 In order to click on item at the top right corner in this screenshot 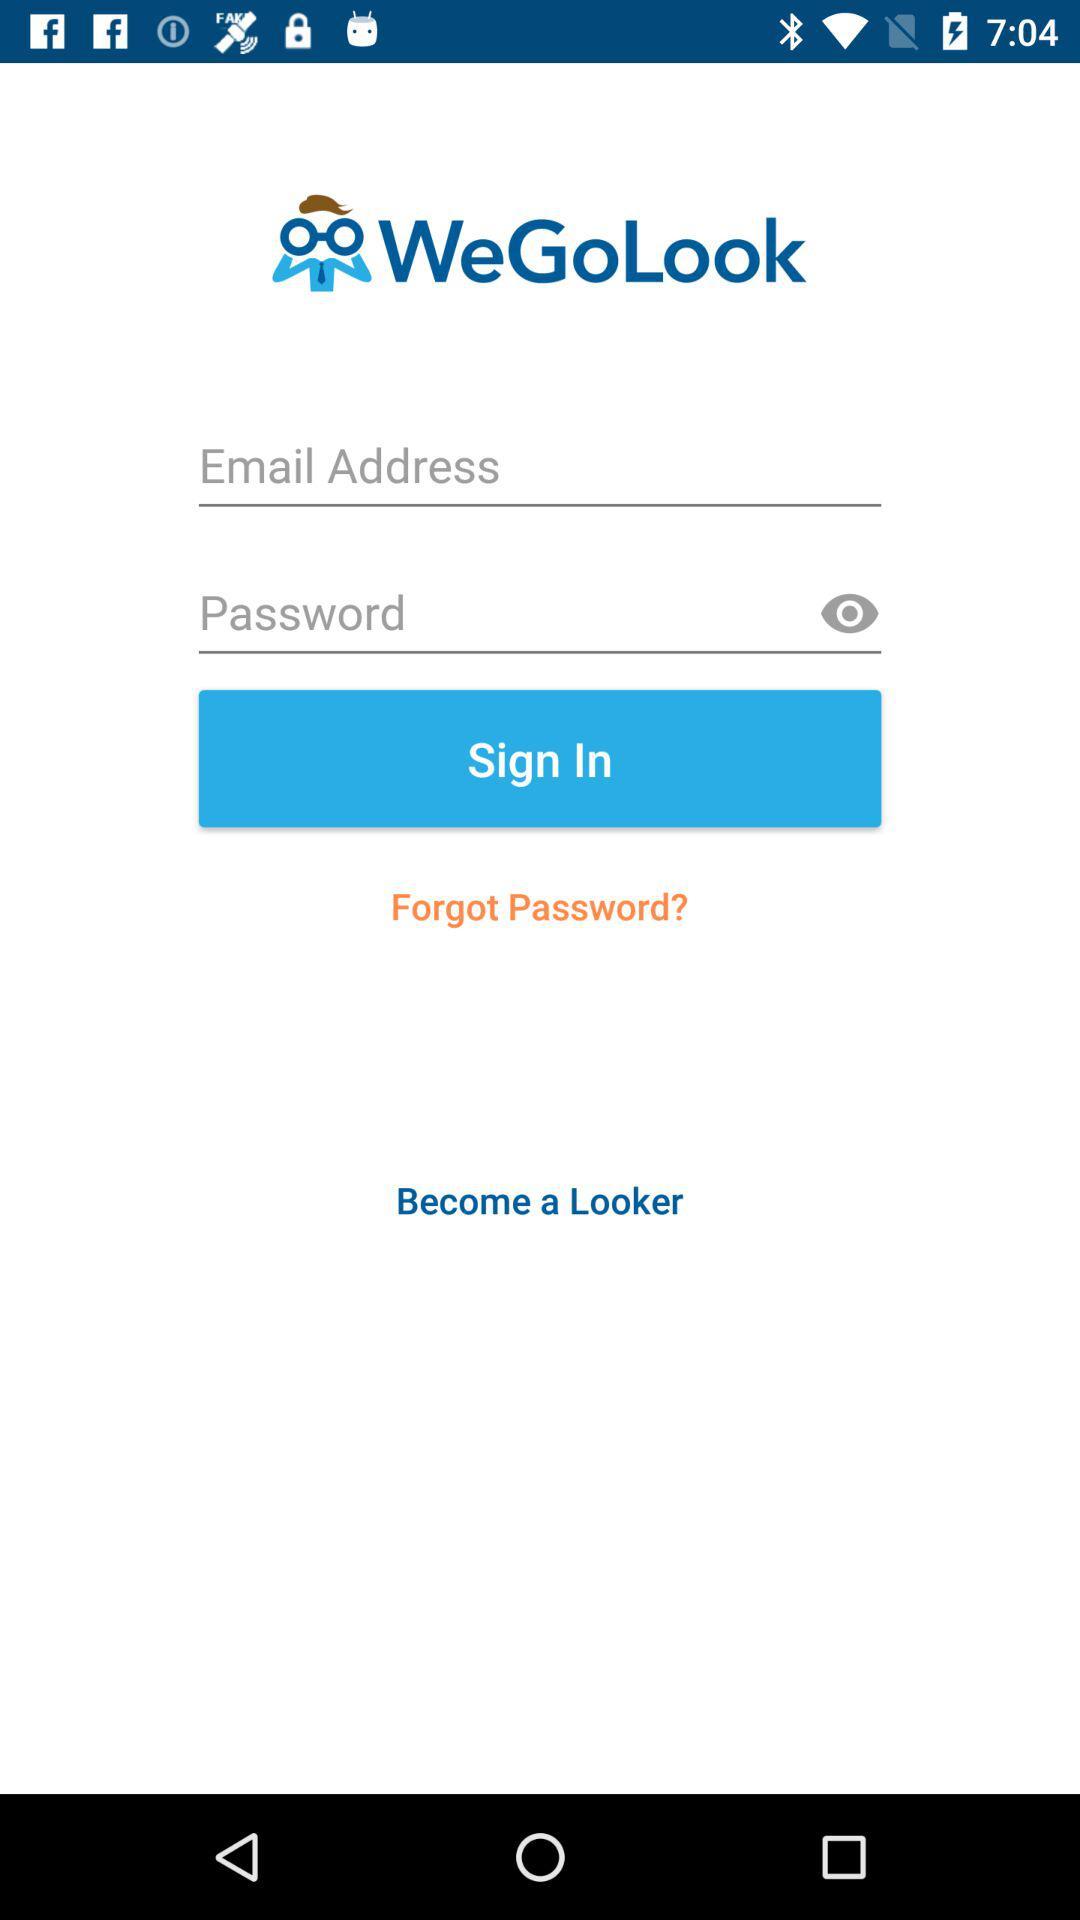, I will do `click(849, 613)`.